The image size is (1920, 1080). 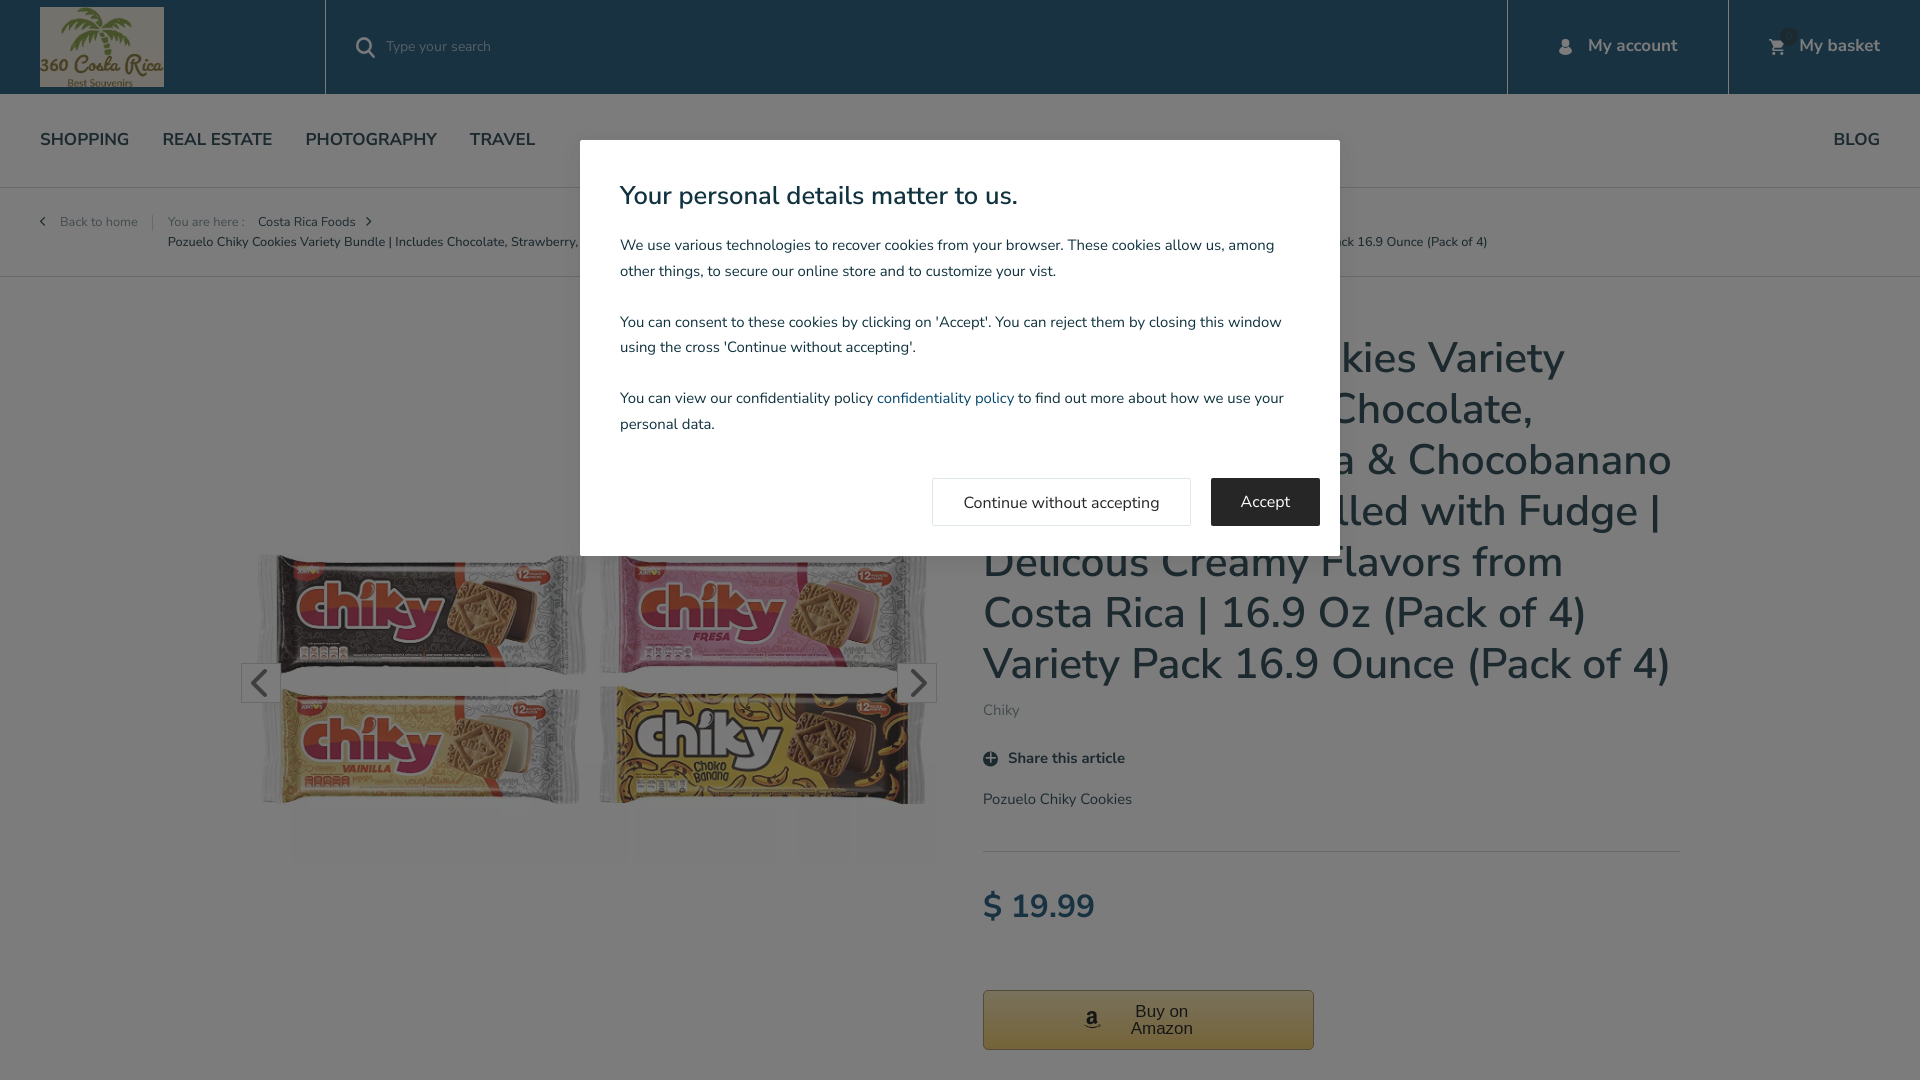 I want to click on 'BLOG', so click(x=1856, y=139).